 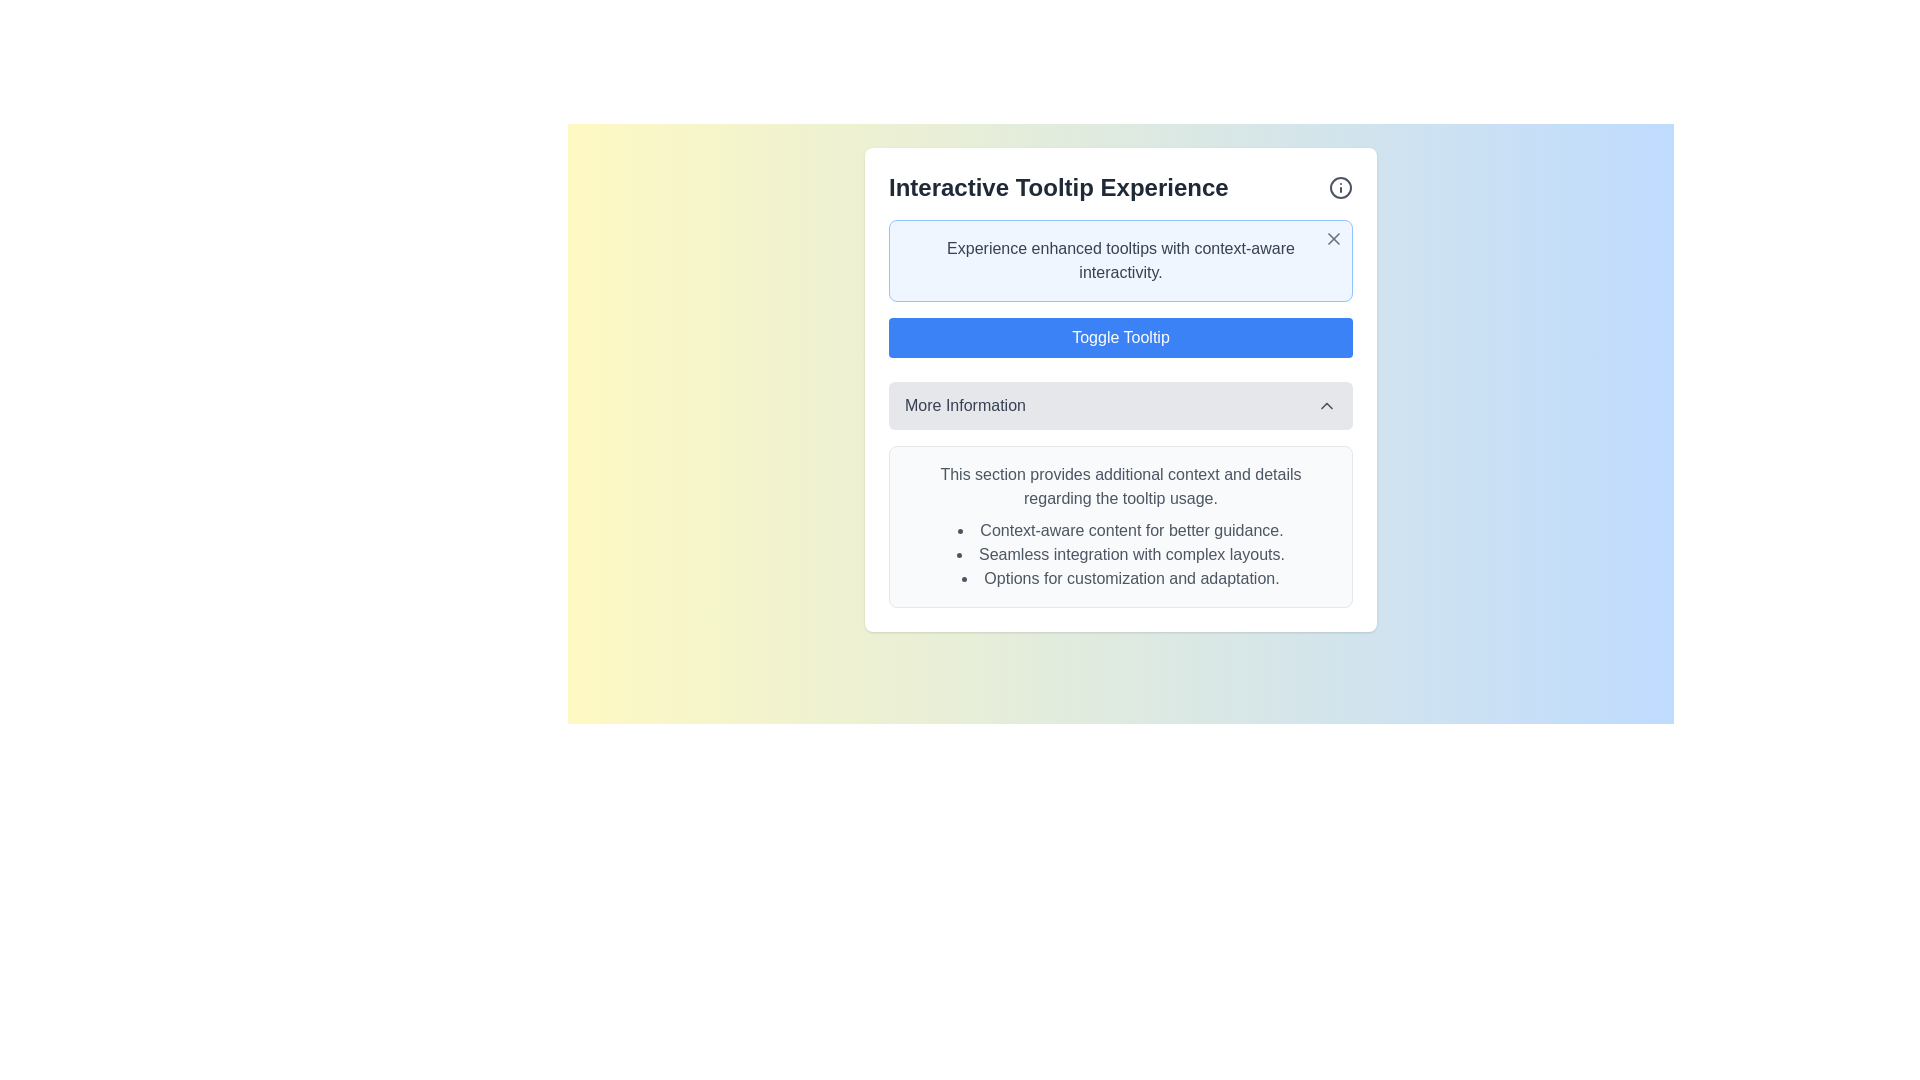 I want to click on the SVG Circle located in the top-right corner of the card to interact with it, so click(x=1340, y=188).